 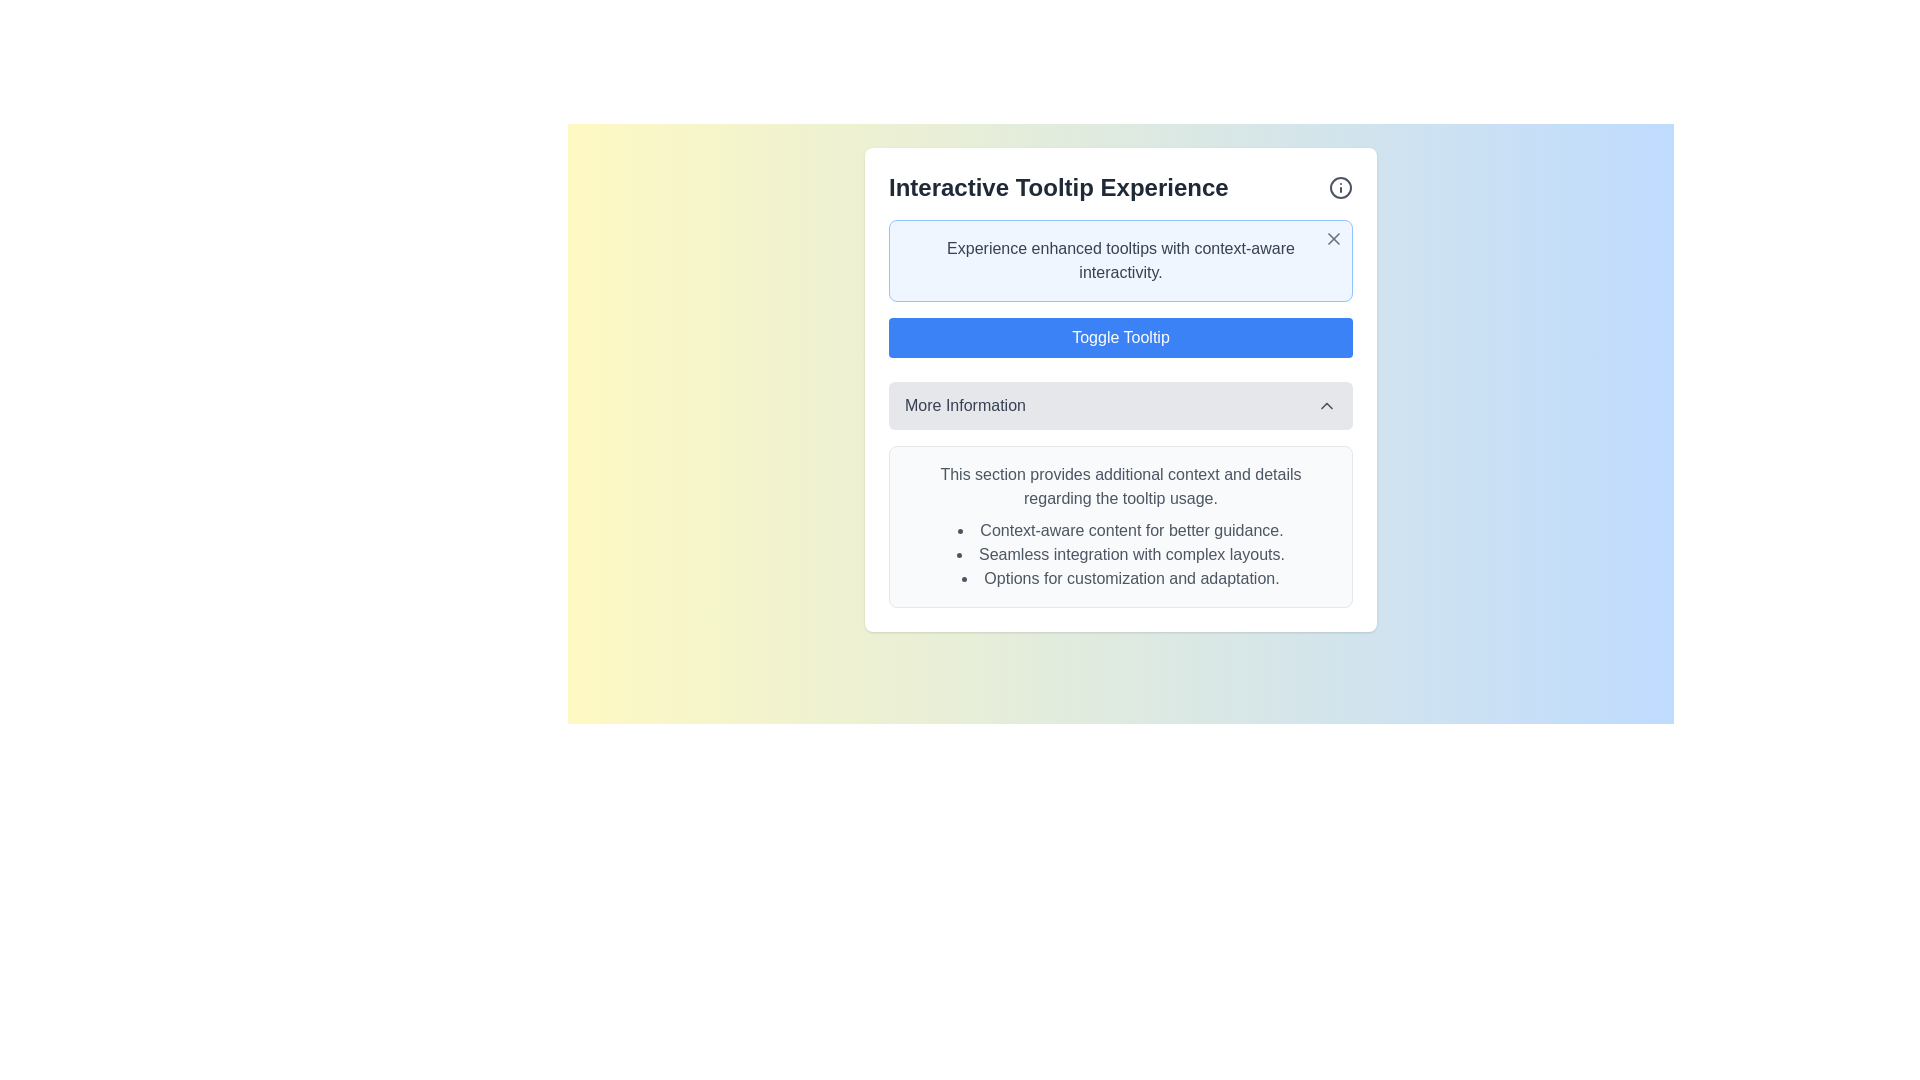 I want to click on the SVG Circle located in the top-right corner of the card to interact with it, so click(x=1340, y=188).